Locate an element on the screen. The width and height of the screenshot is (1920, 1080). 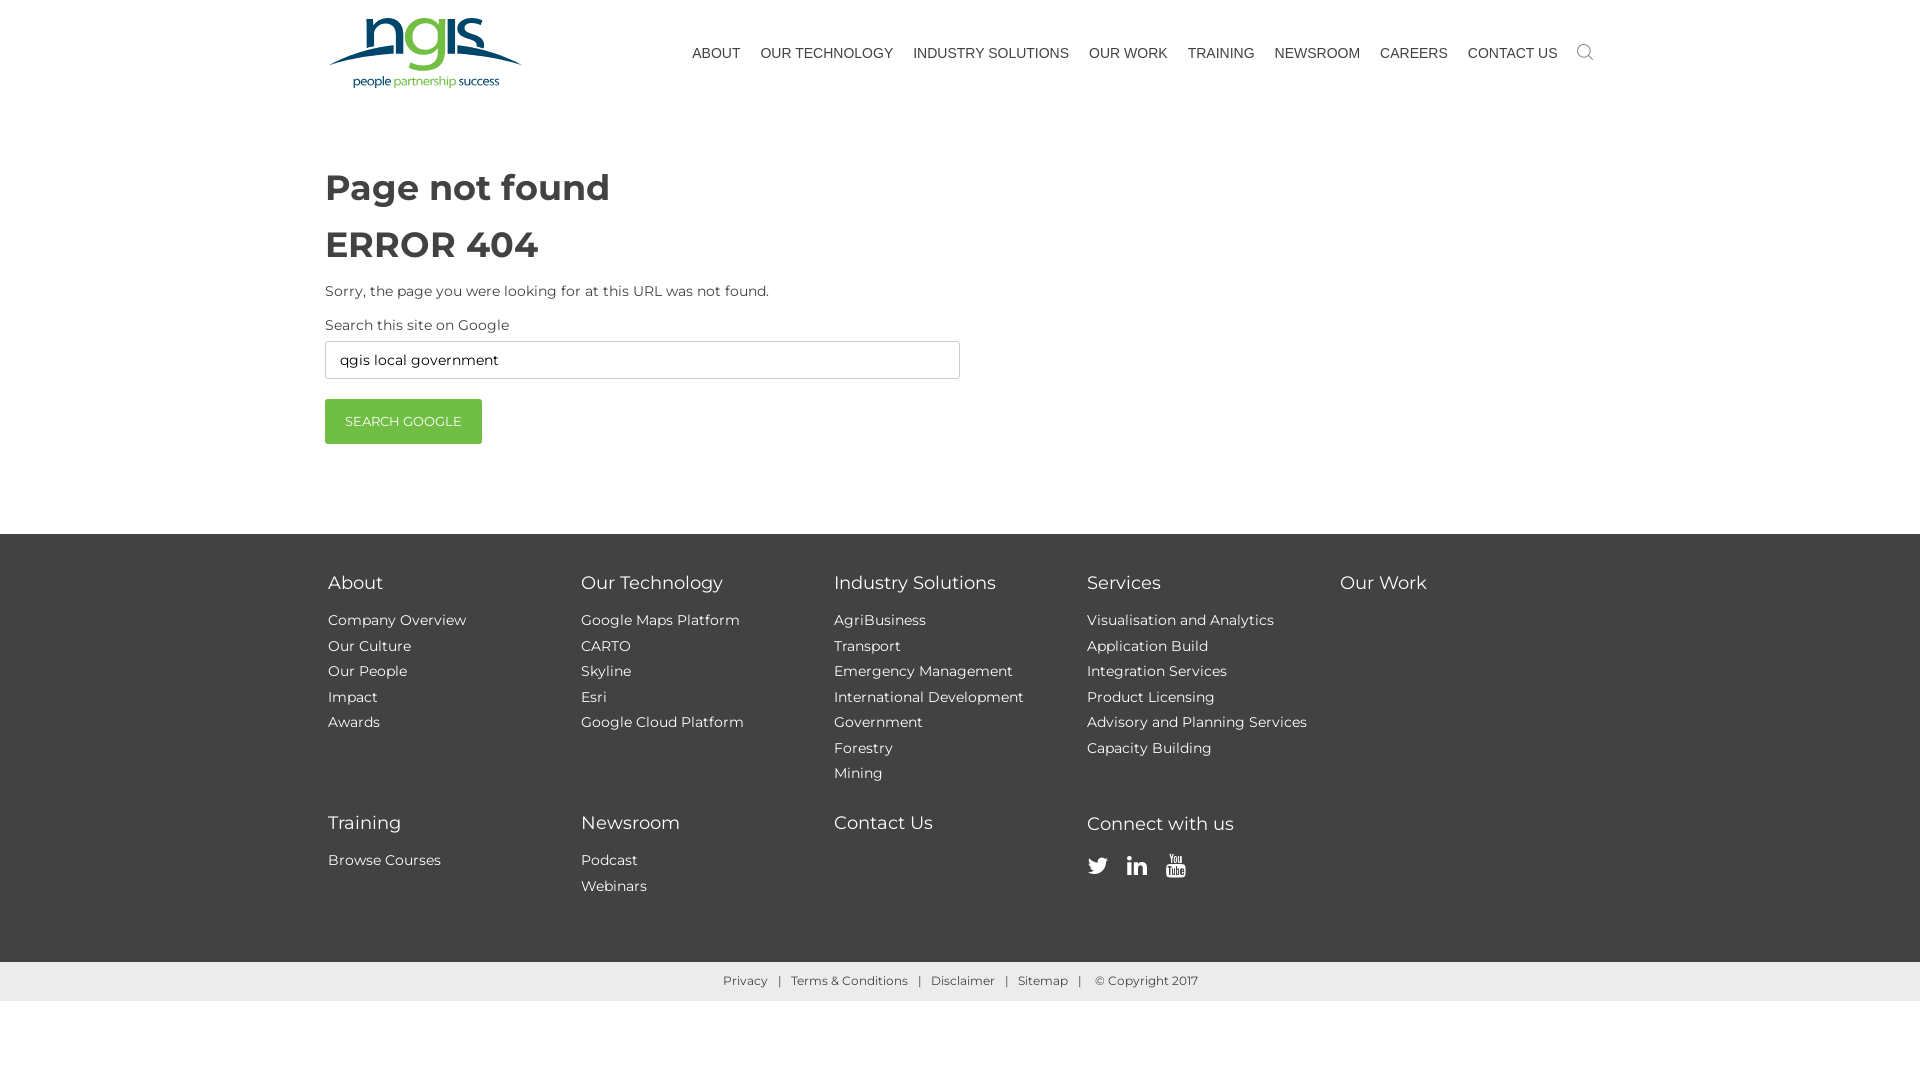
'Newsroom' is located at coordinates (628, 822).